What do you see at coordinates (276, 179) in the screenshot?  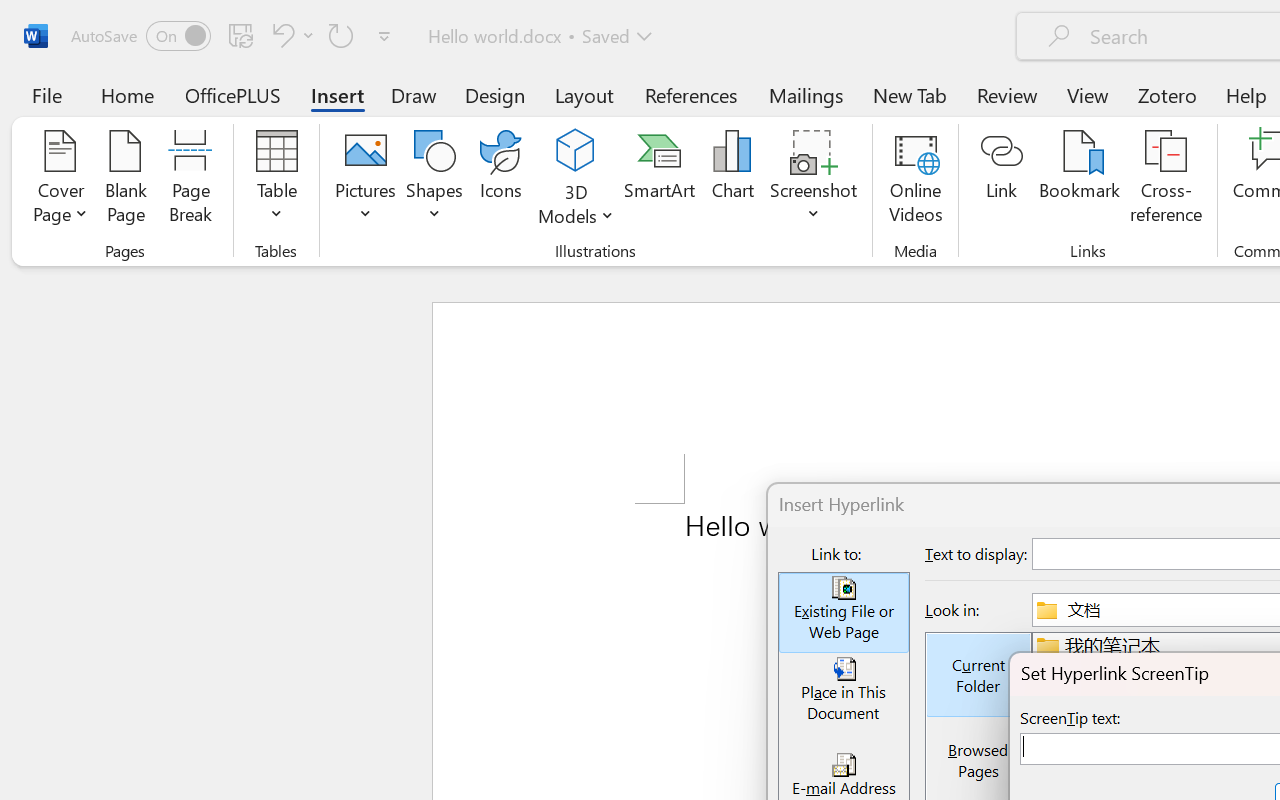 I see `'Table'` at bounding box center [276, 179].